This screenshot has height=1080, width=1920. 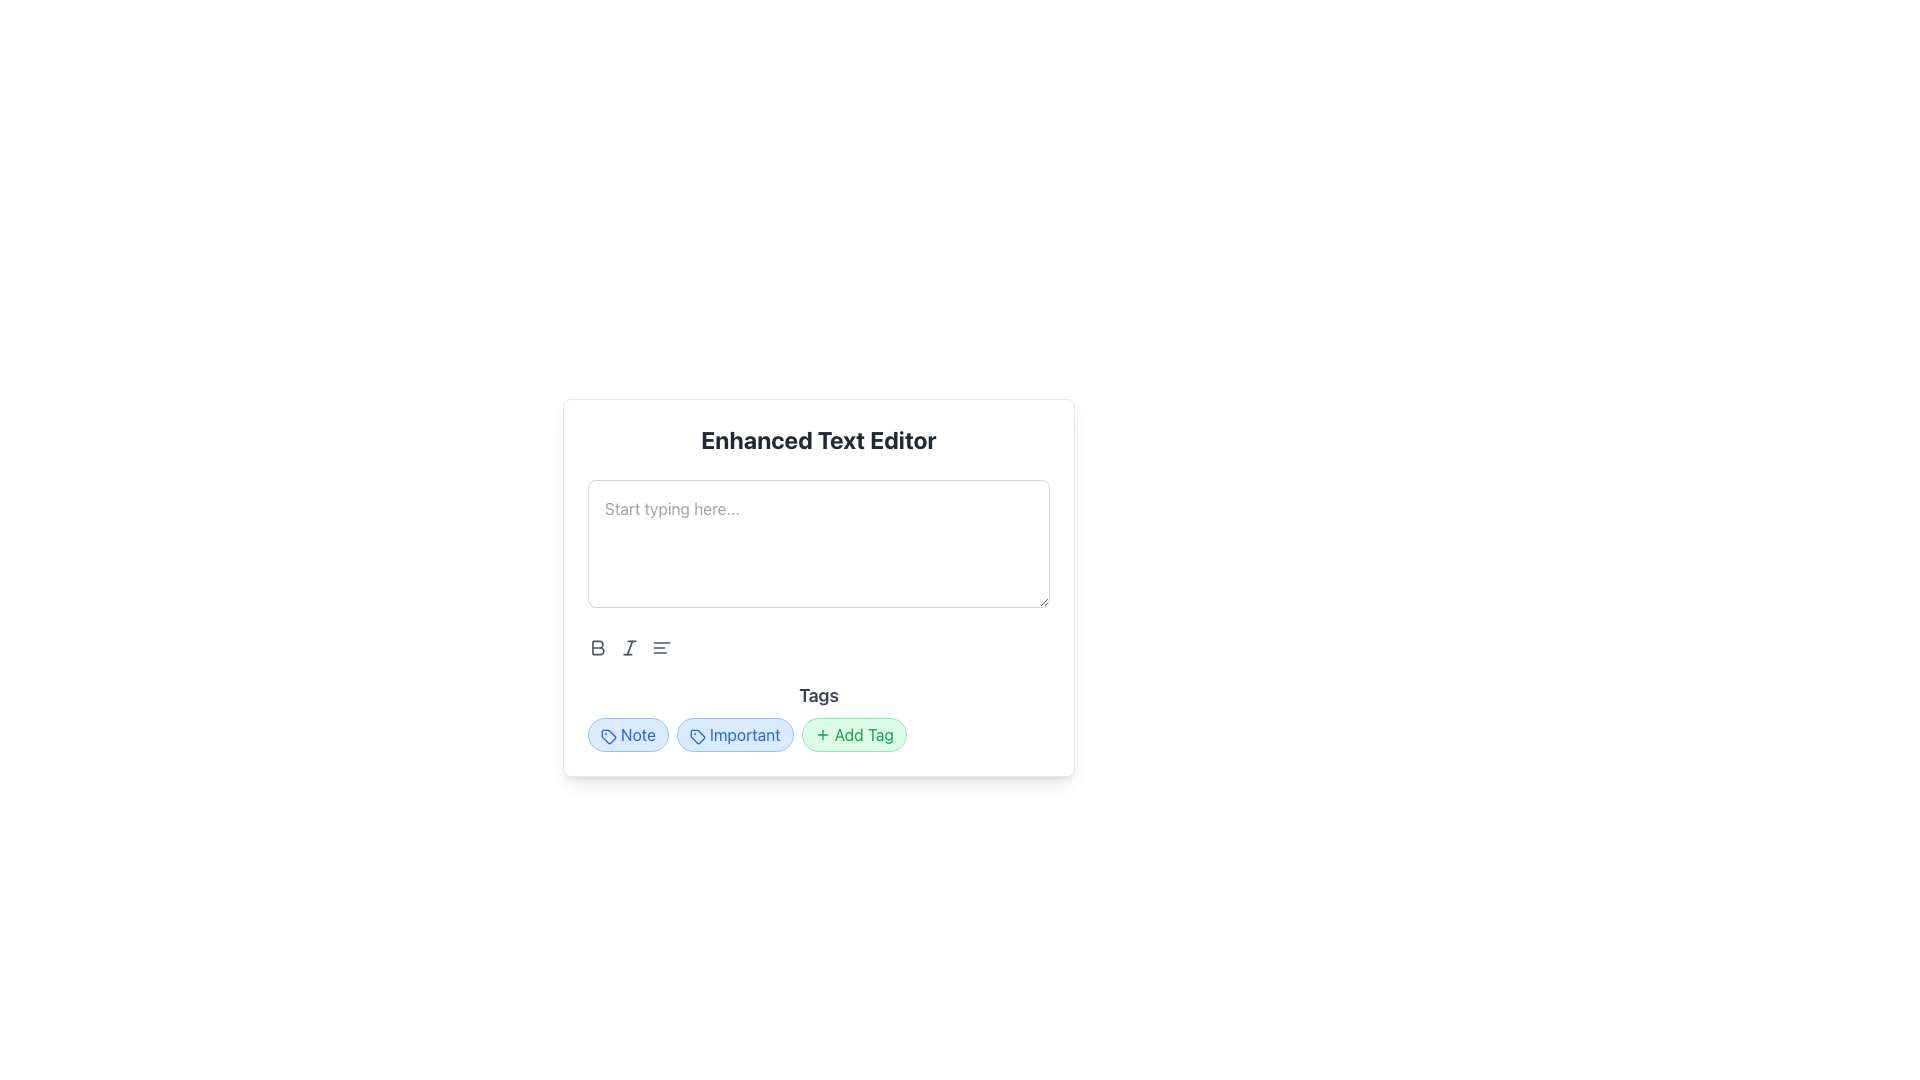 I want to click on the blue 'Note' button within the group of interactive tag buttons located in the 'Tags' section below the 'Enhanced Text Editor' text box to highlight or manage it, so click(x=819, y=735).